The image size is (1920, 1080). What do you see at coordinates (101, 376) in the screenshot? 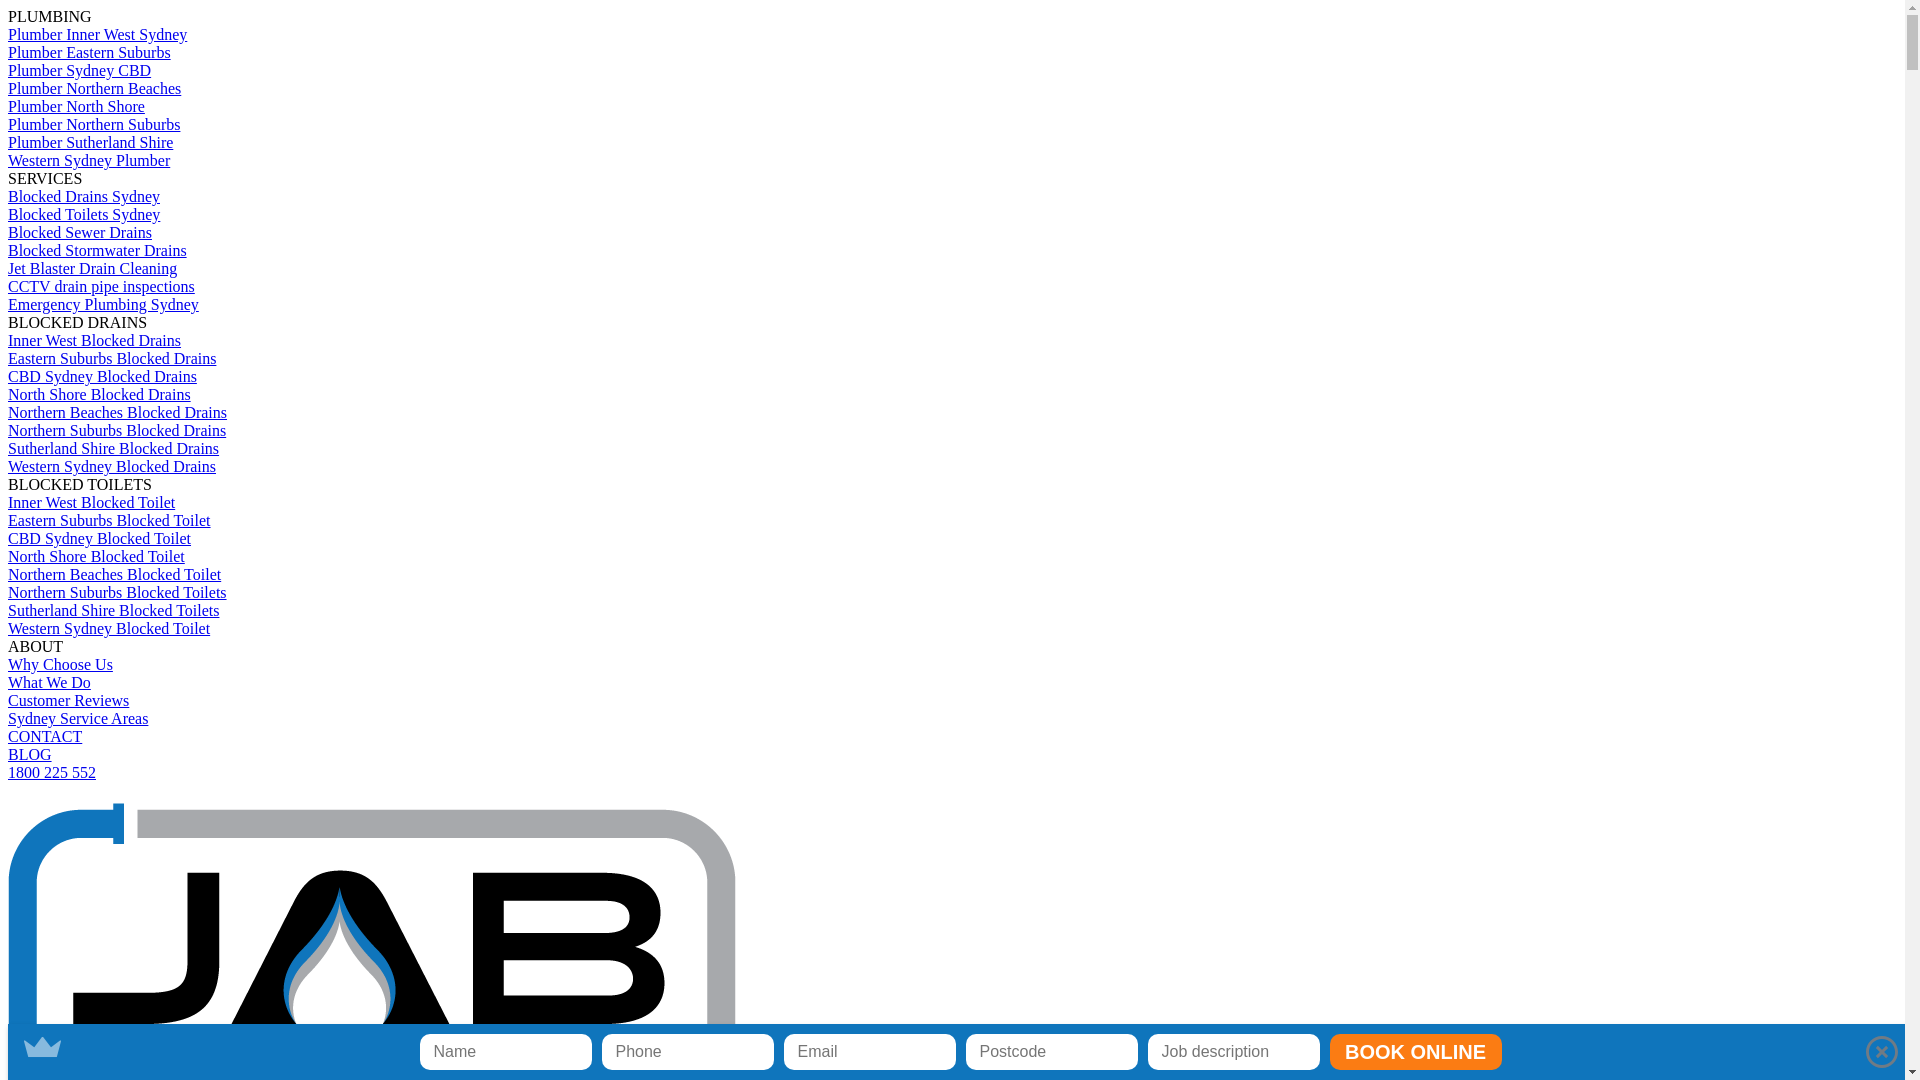
I see `'CBD Sydney Blocked Drains'` at bounding box center [101, 376].